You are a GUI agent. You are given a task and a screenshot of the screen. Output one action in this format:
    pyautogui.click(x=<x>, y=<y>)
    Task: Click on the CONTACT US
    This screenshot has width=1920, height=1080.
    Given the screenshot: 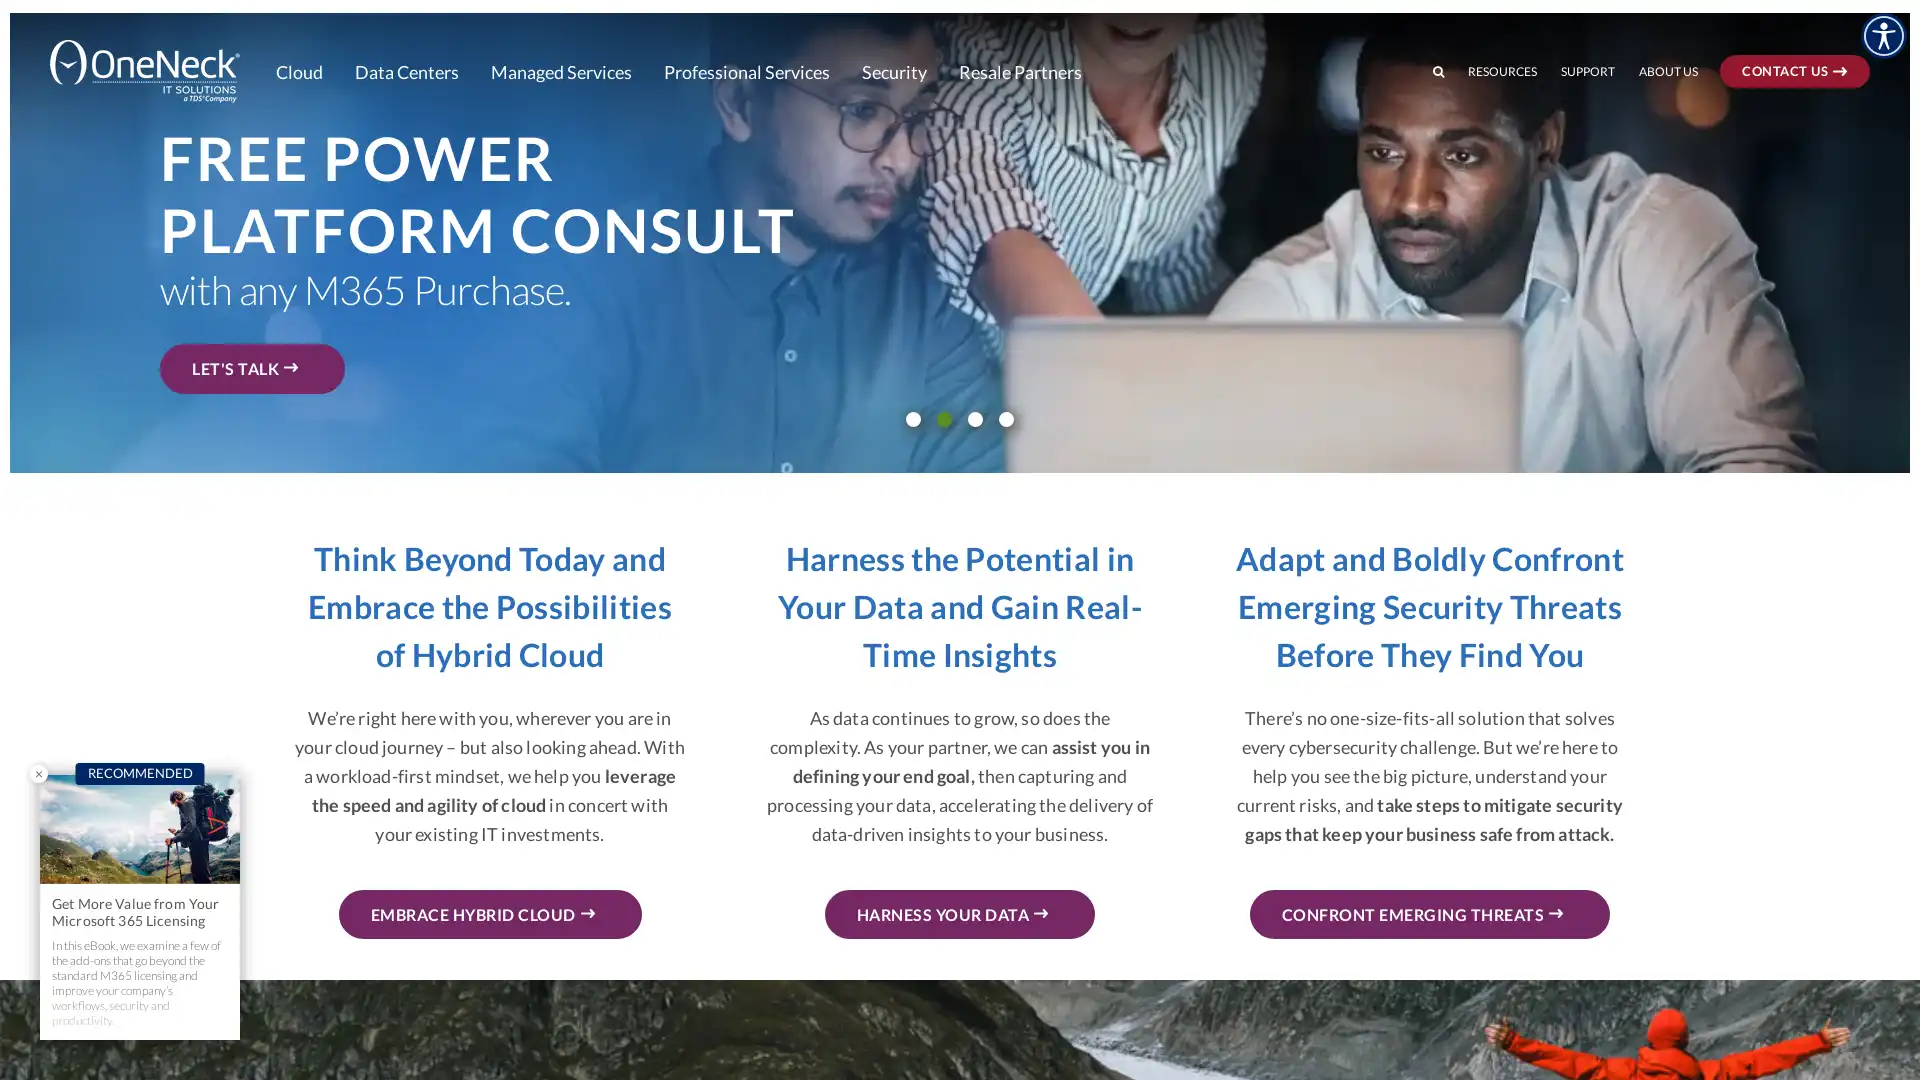 What is the action you would take?
    pyautogui.click(x=1824, y=17)
    